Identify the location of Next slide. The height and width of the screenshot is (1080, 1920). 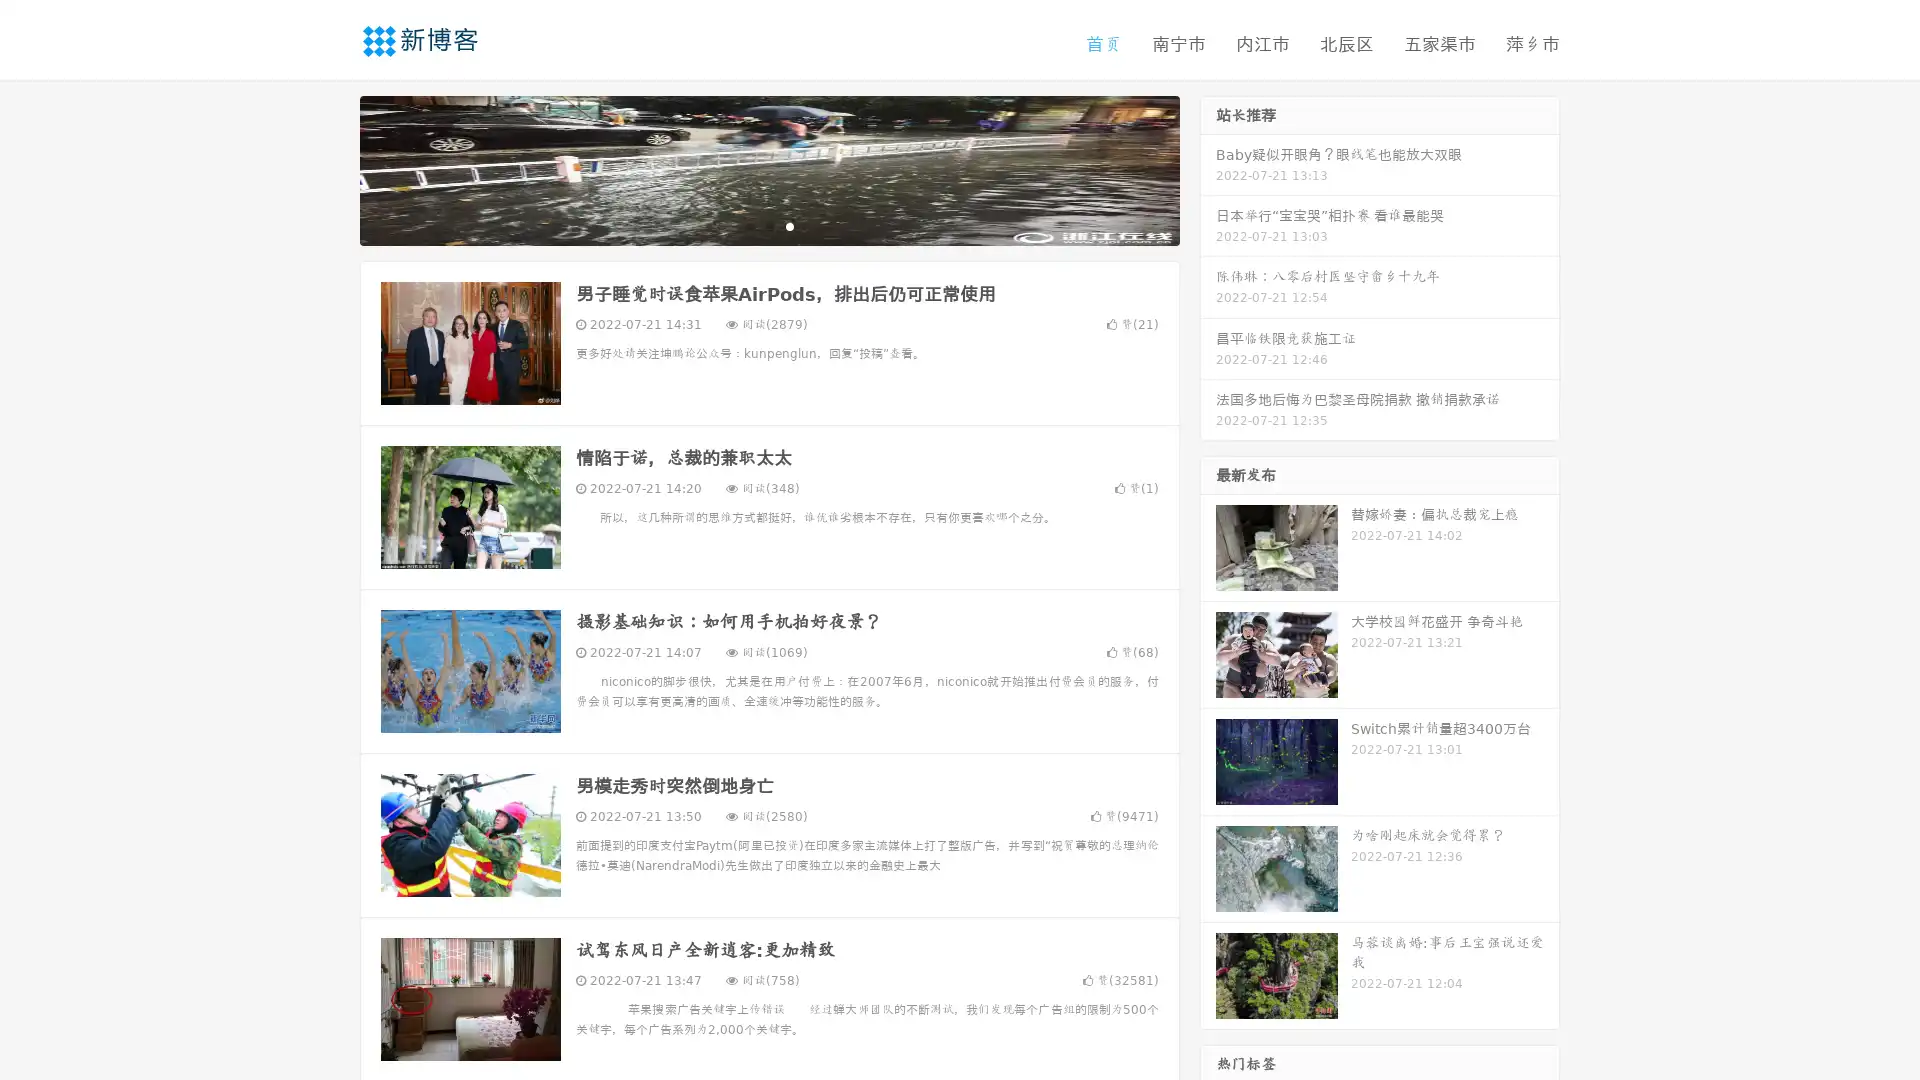
(1208, 168).